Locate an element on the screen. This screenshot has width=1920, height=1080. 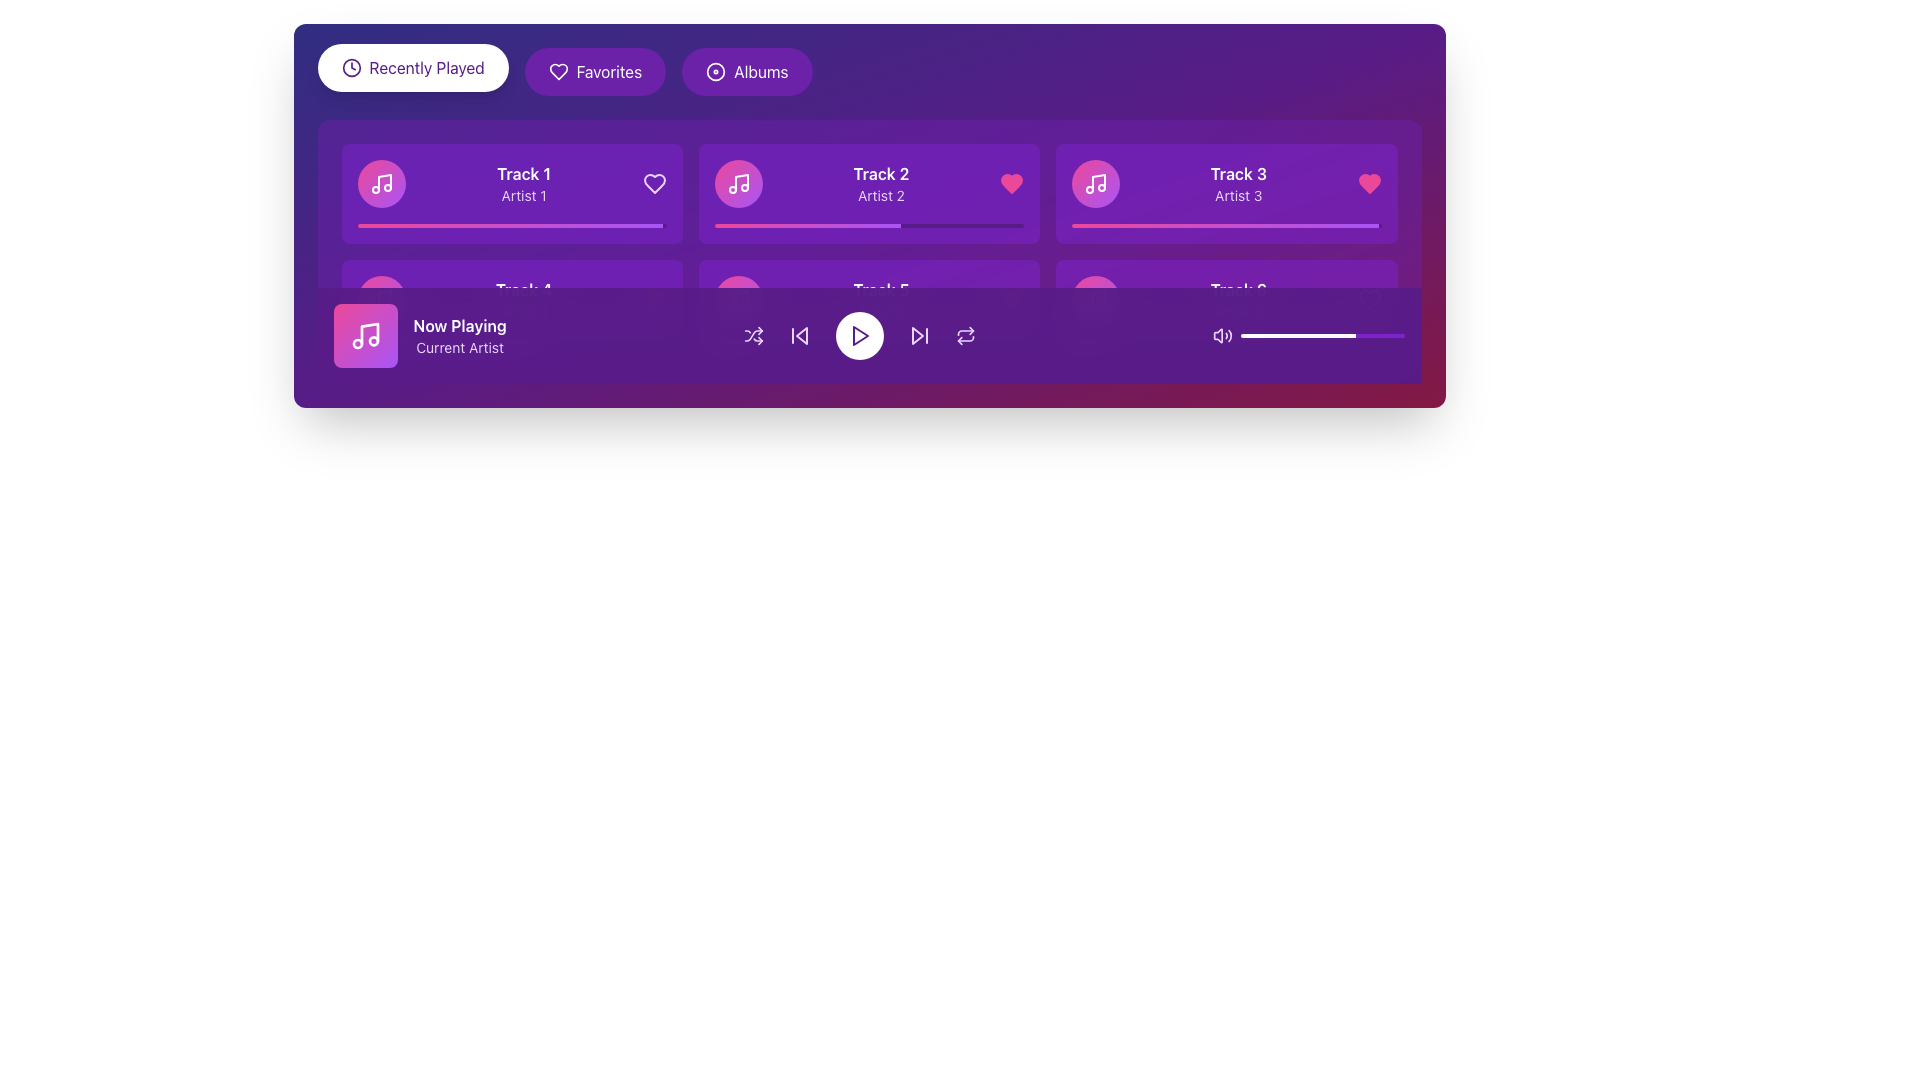
the Text Label displaying the artist's name, which is positioned directly below the 'Now Playing' text in the media player interface is located at coordinates (459, 346).